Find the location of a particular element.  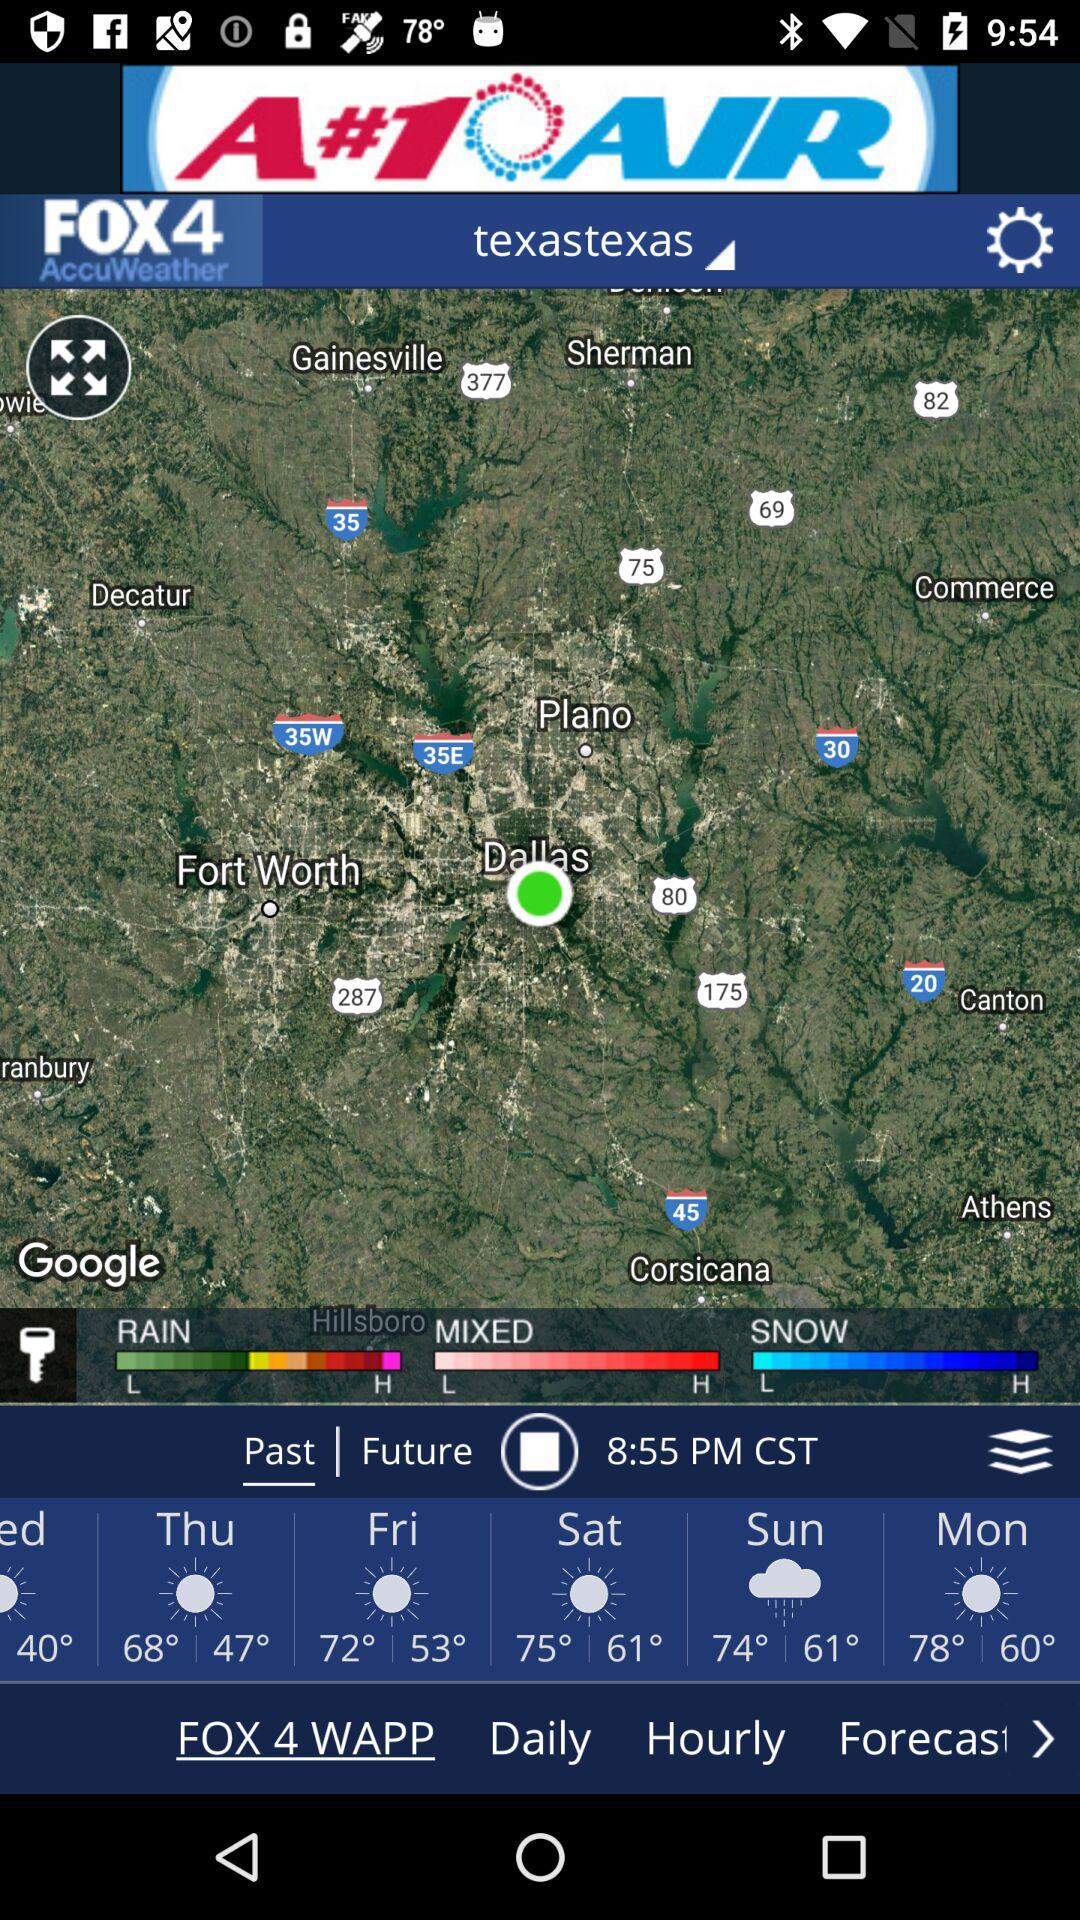

the arrow_forward icon is located at coordinates (1042, 1737).